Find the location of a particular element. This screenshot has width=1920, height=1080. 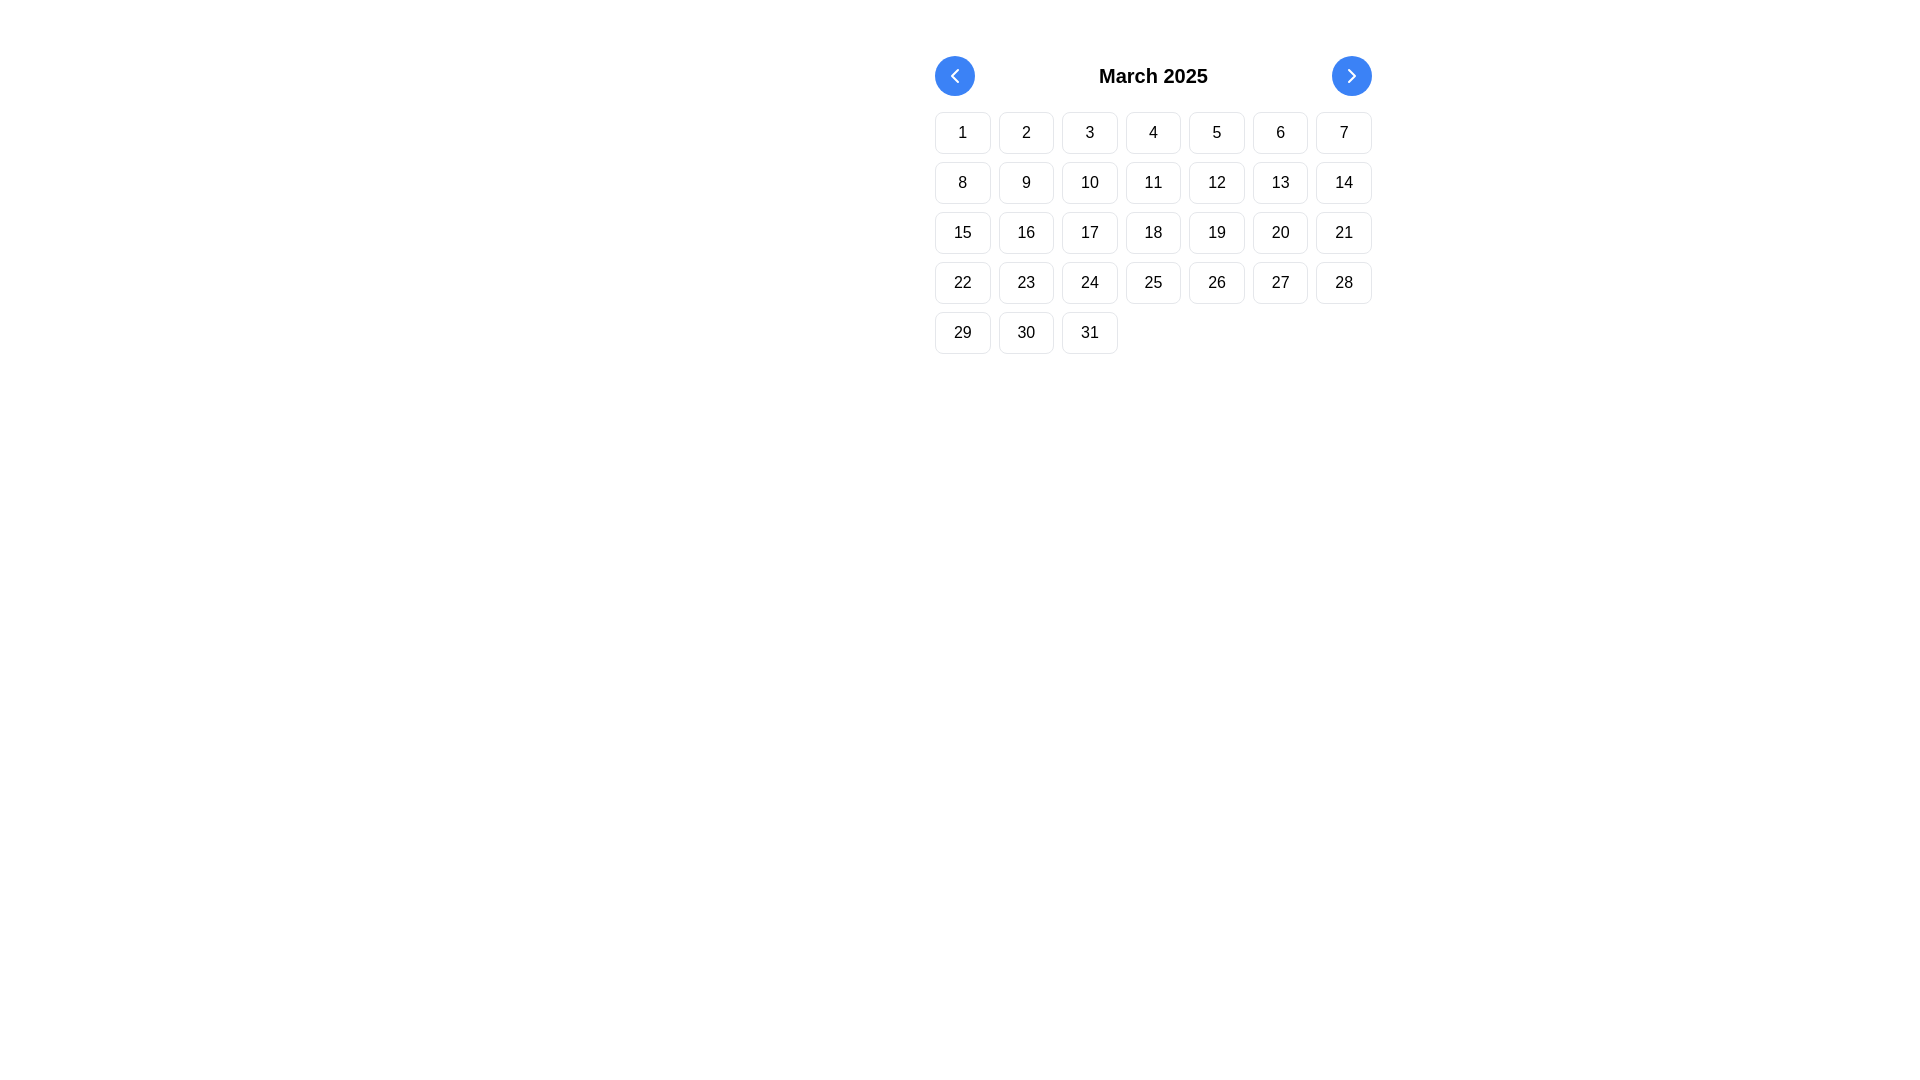

the chevron icon located at the far right of the header bar is located at coordinates (1352, 75).